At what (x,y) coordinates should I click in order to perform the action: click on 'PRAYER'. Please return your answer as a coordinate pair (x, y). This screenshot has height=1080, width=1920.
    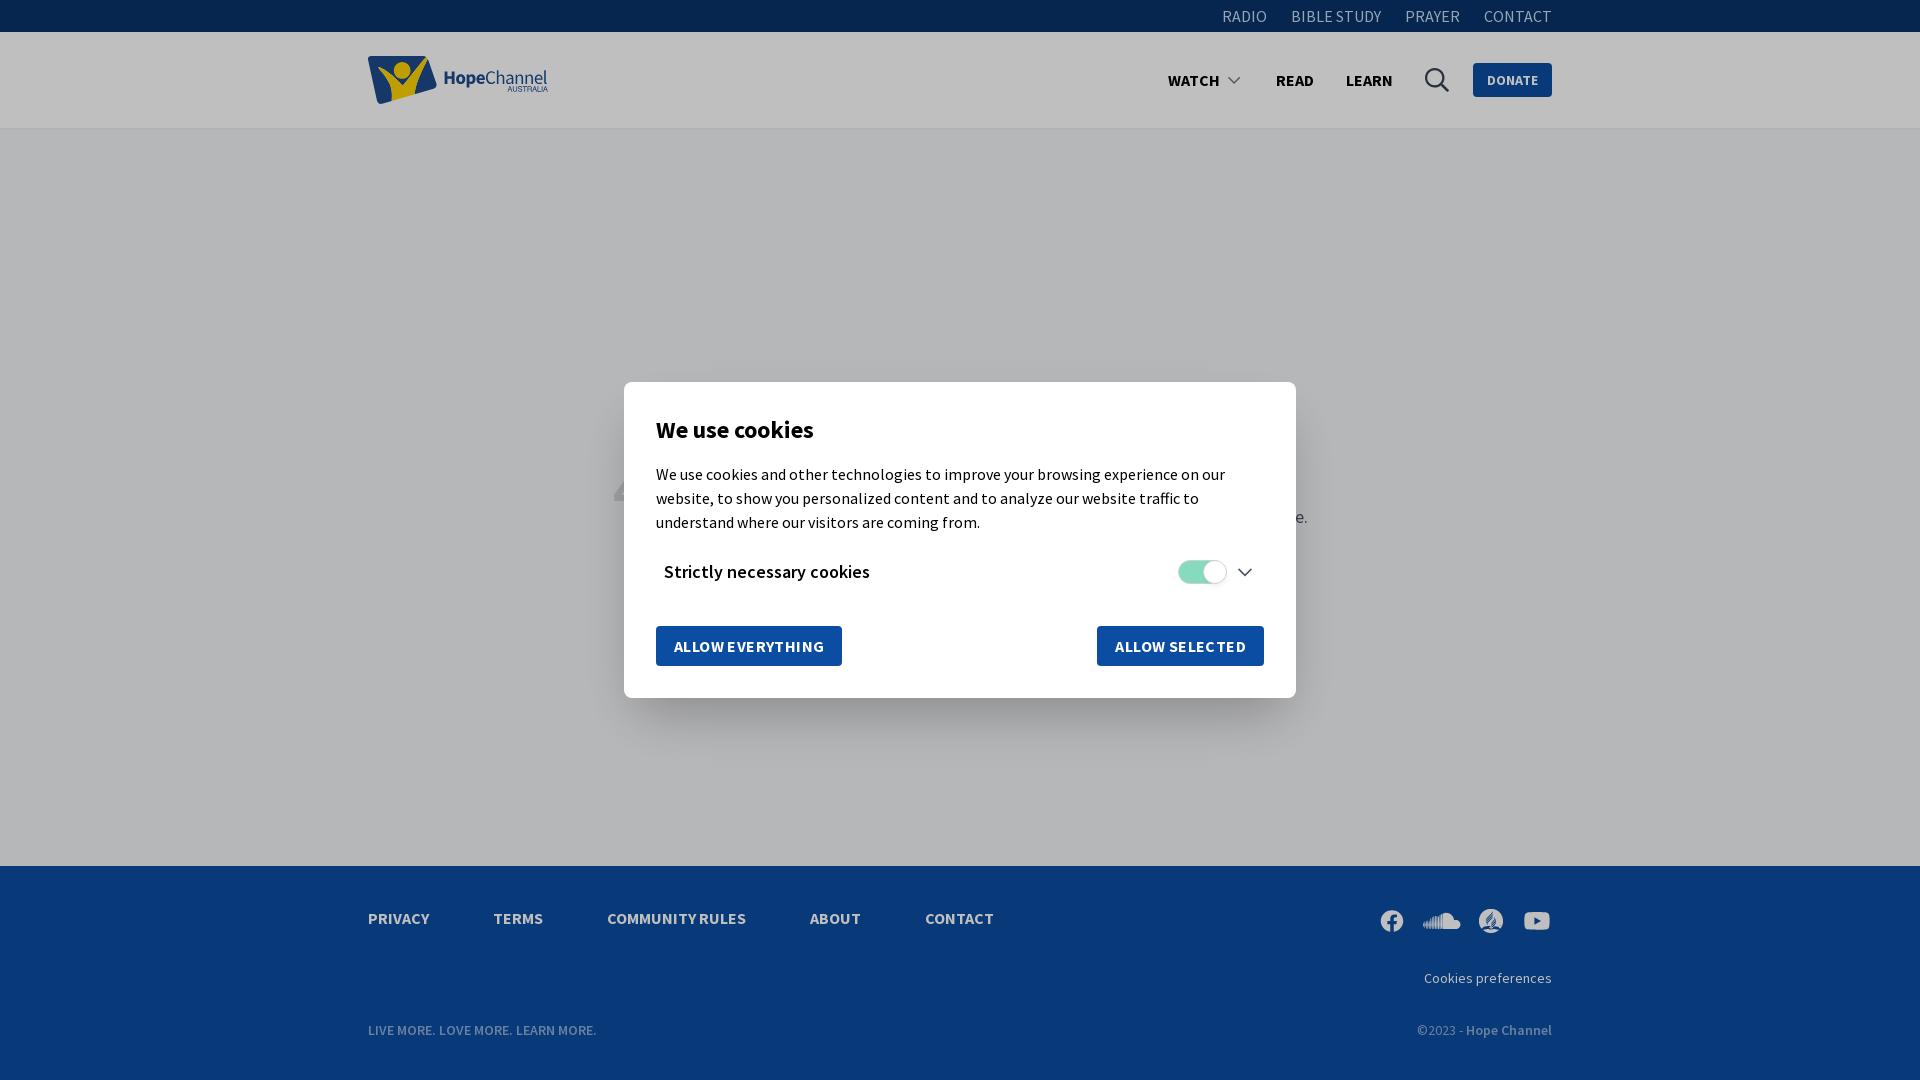
    Looking at the image, I should click on (1431, 15).